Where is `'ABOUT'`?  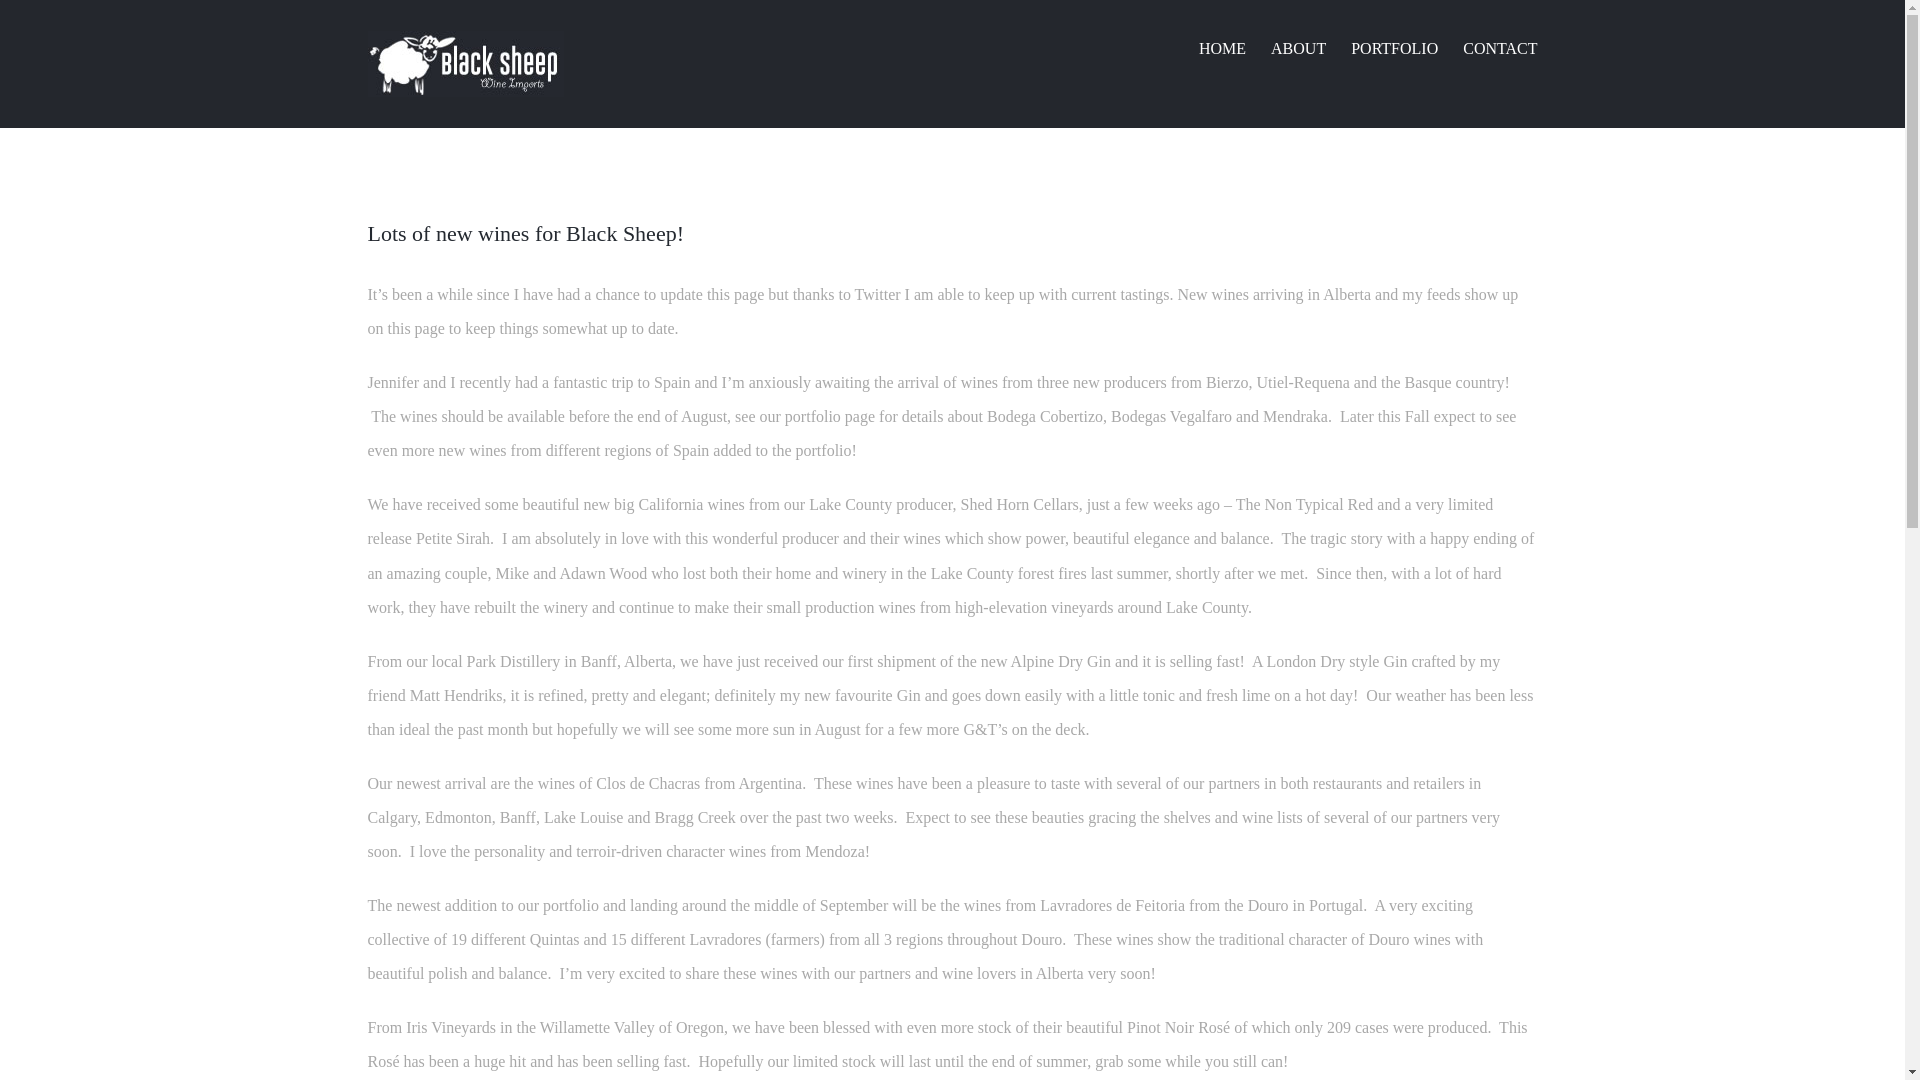 'ABOUT' is located at coordinates (1270, 46).